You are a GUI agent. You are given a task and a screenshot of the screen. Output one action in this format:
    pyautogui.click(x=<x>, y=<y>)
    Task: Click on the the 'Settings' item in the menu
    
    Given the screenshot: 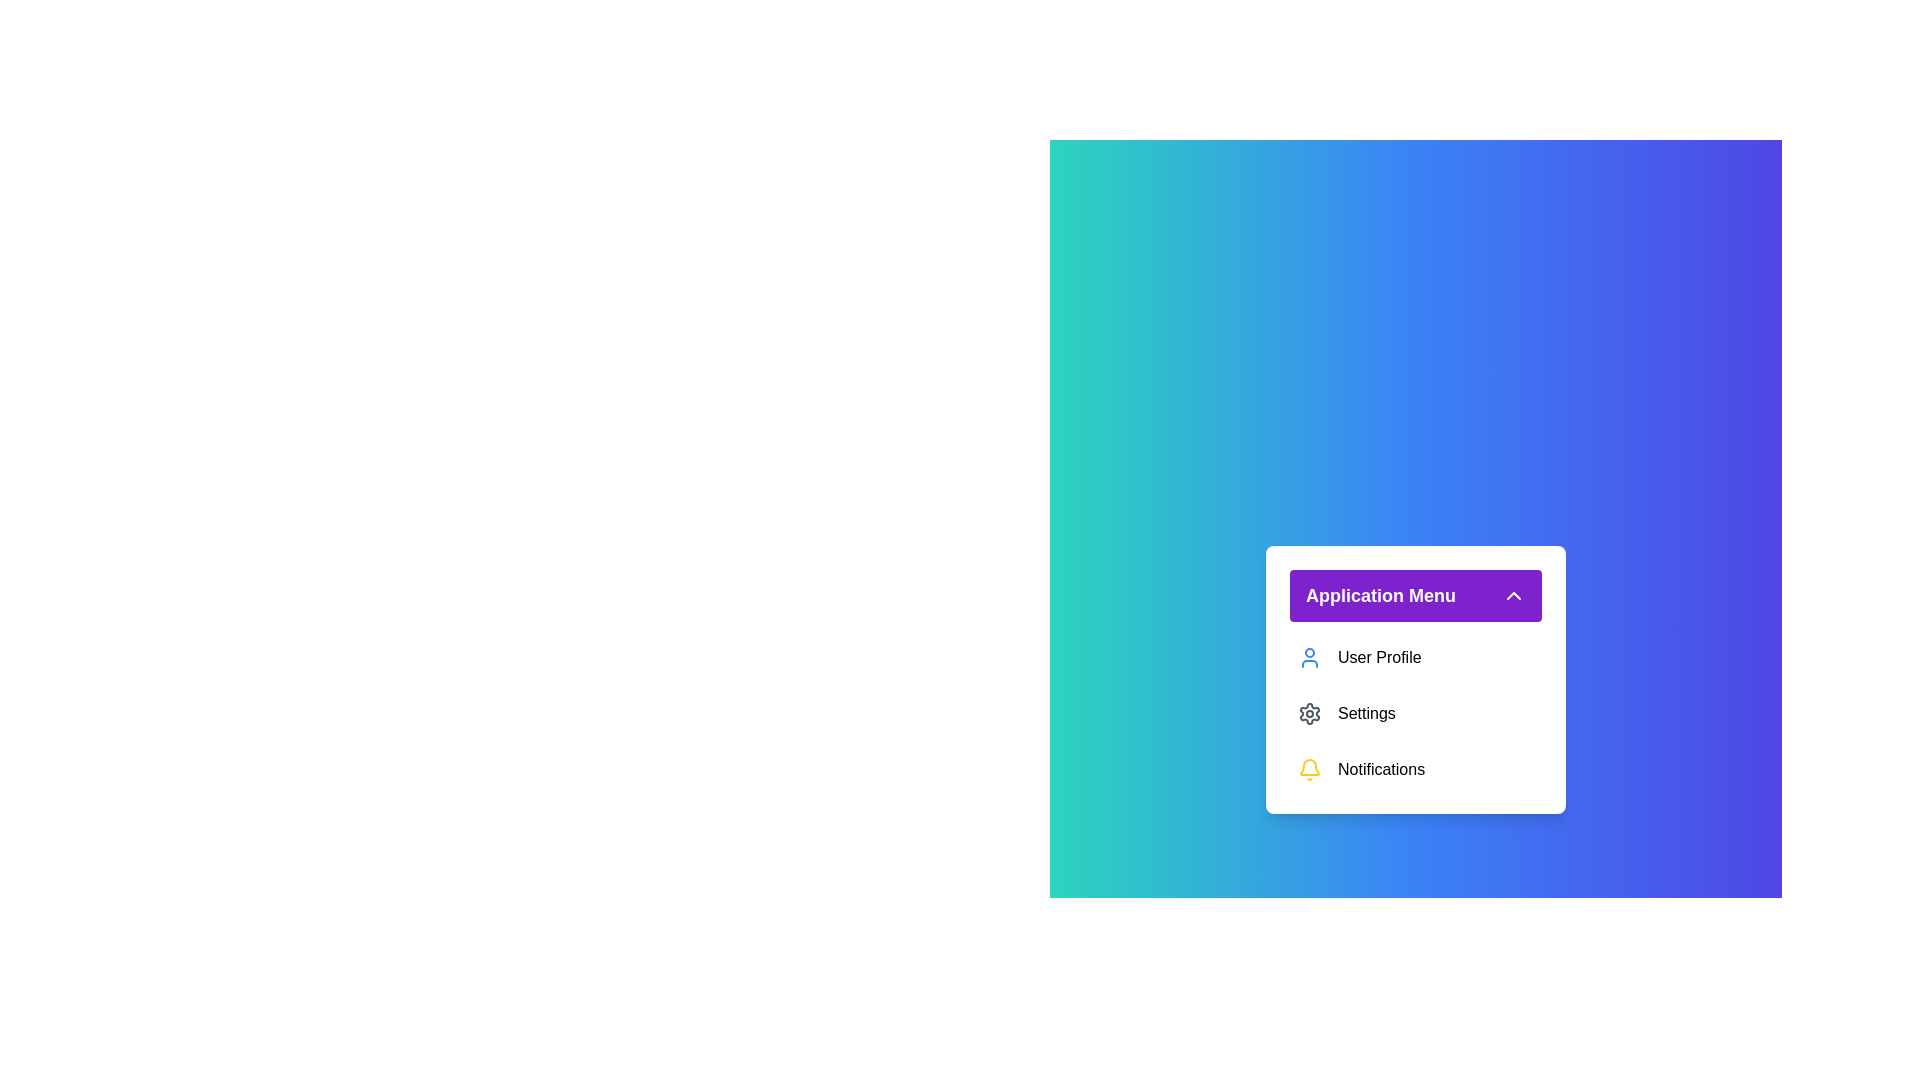 What is the action you would take?
    pyautogui.click(x=1415, y=712)
    